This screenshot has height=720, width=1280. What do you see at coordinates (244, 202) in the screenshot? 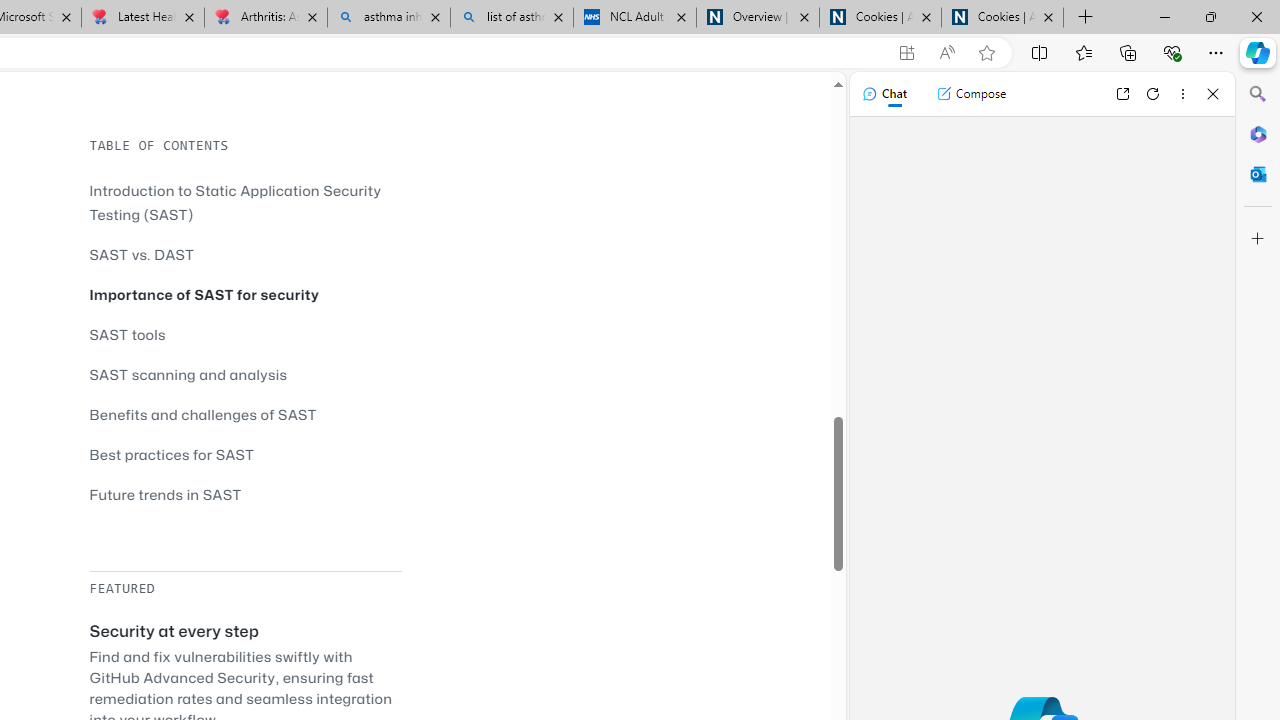
I see `'Introduction to Static Application Security Testing (SAST)'` at bounding box center [244, 202].